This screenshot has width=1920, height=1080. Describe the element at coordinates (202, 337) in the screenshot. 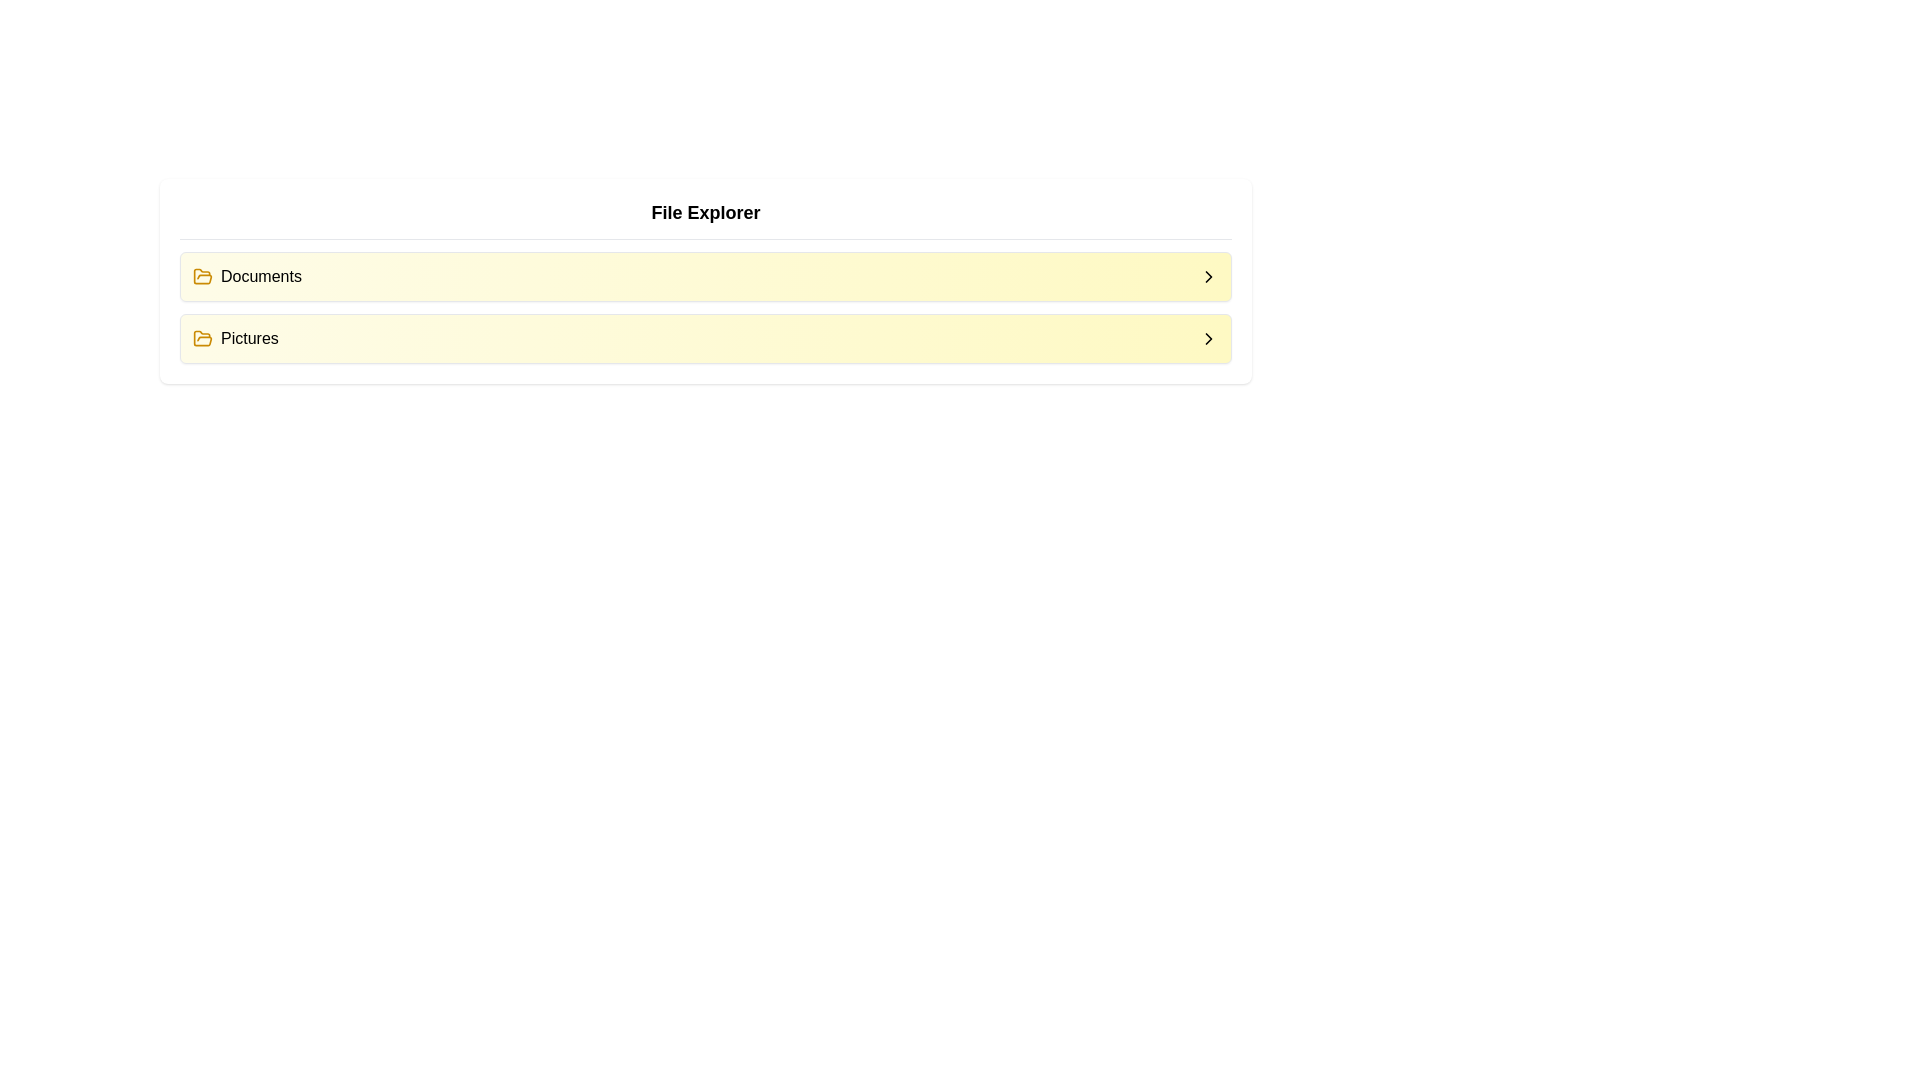

I see `the yellow open folder icon located to the left of the 'Documents' text in the file explorer interface for informational purposes` at that location.